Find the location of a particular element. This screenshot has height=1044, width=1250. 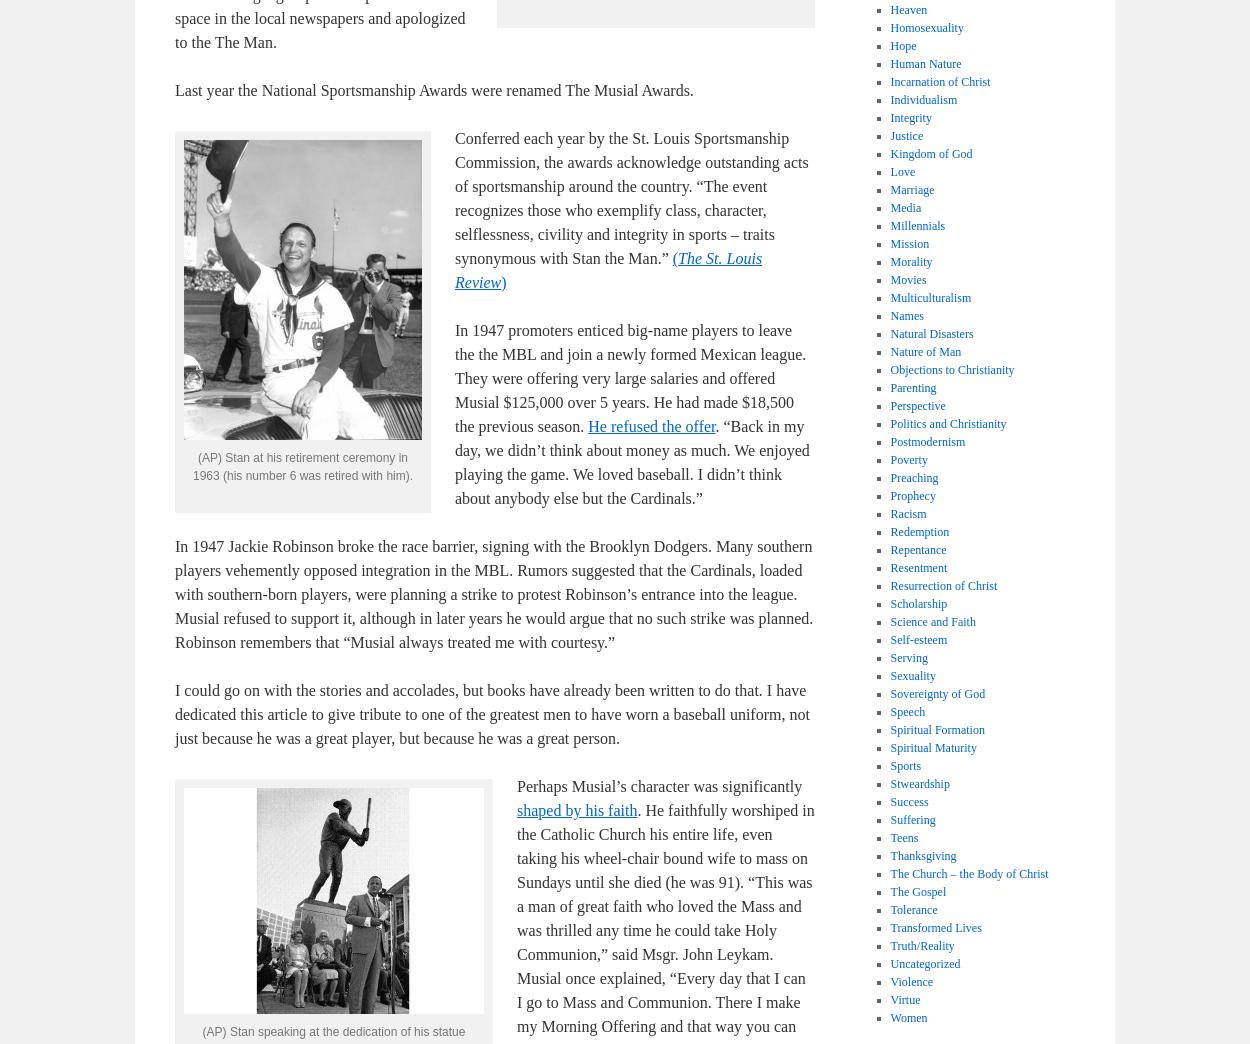

'Tolerance' is located at coordinates (913, 909).